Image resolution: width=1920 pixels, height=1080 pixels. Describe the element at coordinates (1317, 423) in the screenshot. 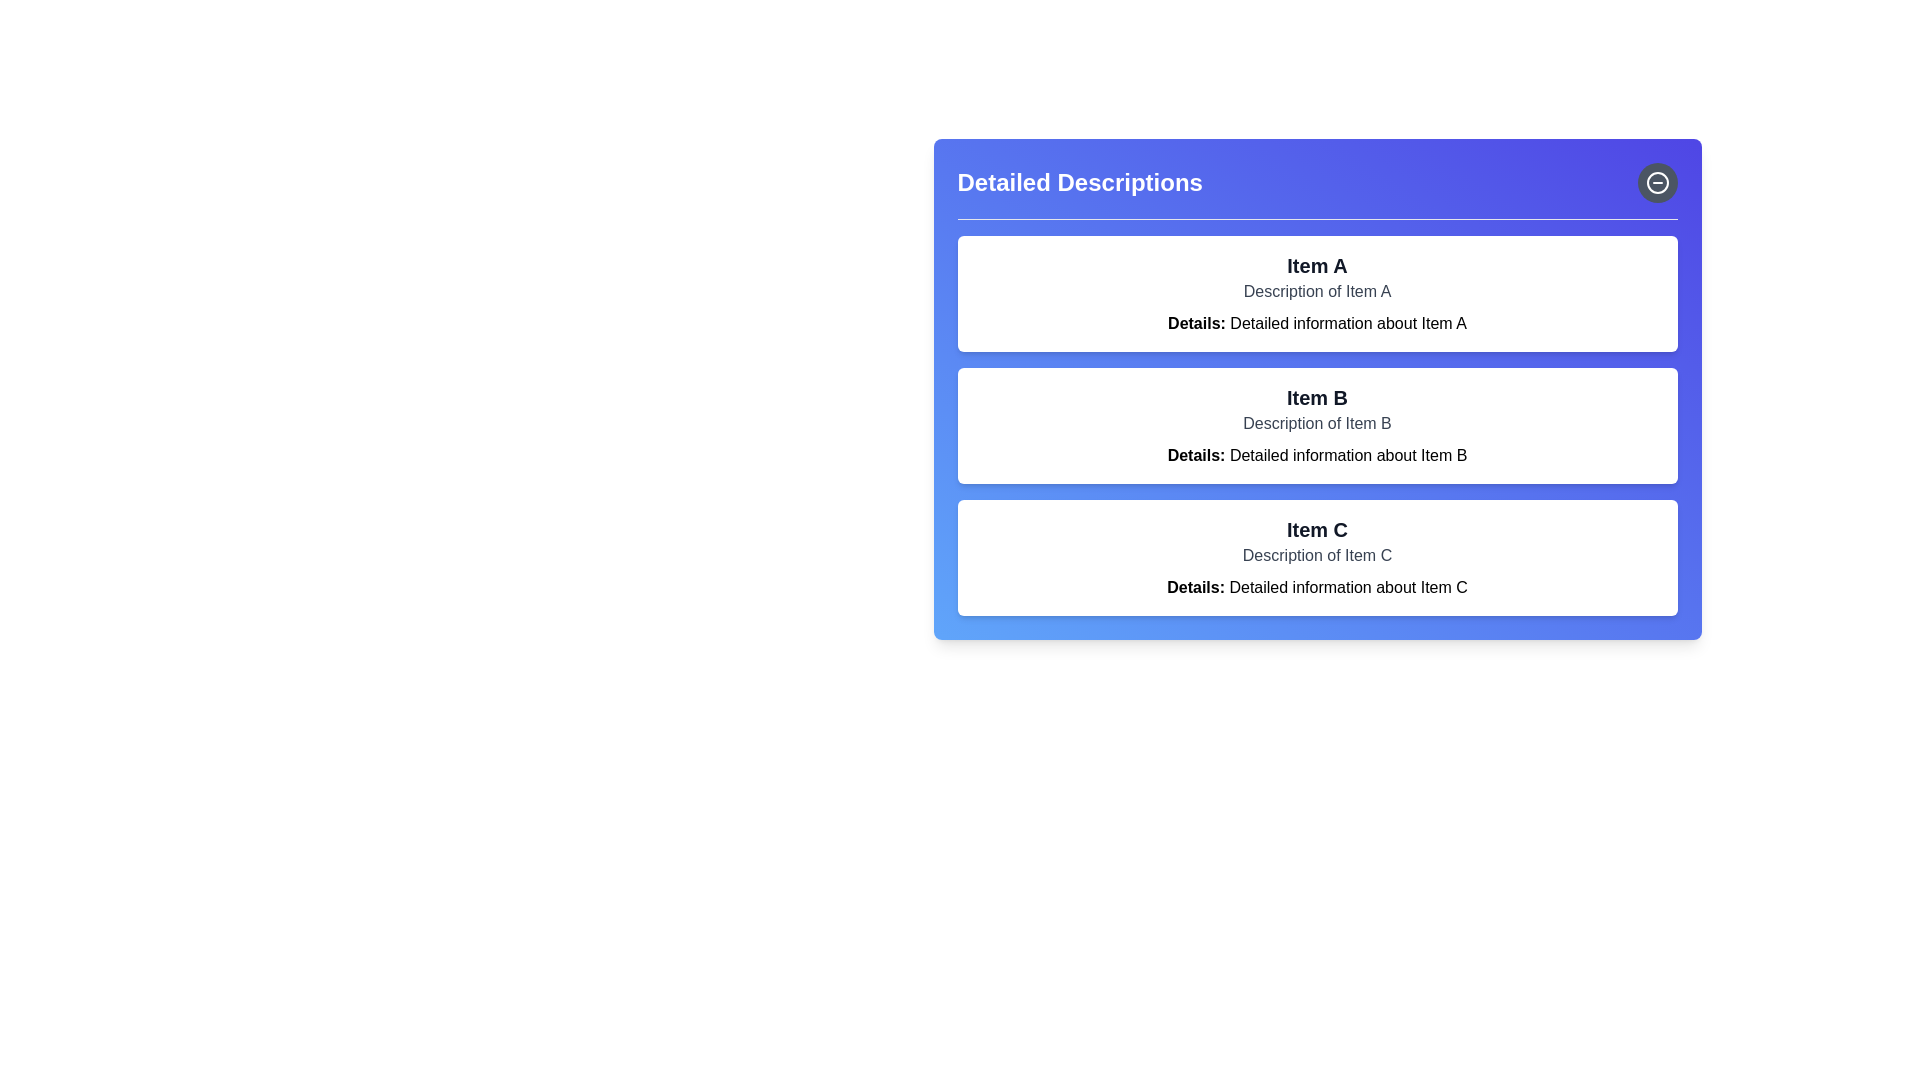

I see `the text label displaying 'Description of Item B', which is aligned horizontally and styled in gray, located within the 'Item B' panel` at that location.